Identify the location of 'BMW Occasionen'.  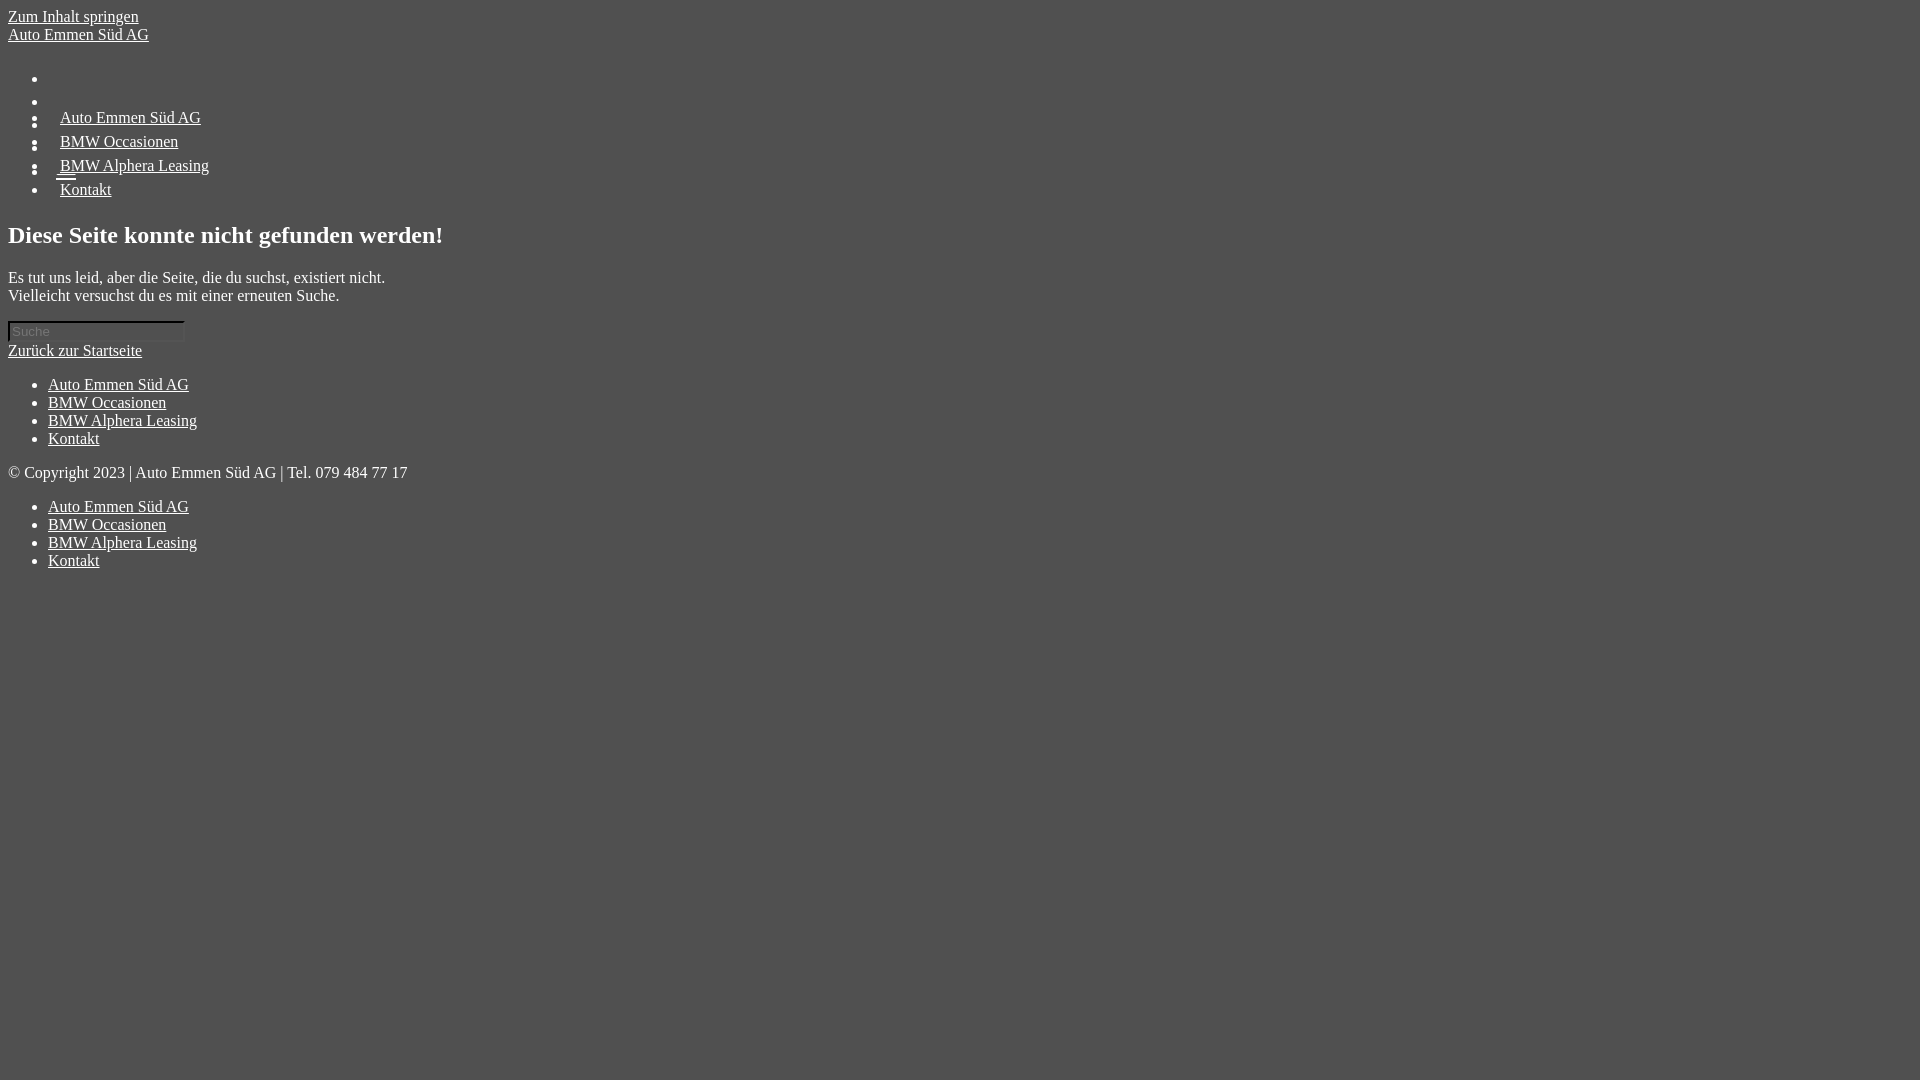
(118, 140).